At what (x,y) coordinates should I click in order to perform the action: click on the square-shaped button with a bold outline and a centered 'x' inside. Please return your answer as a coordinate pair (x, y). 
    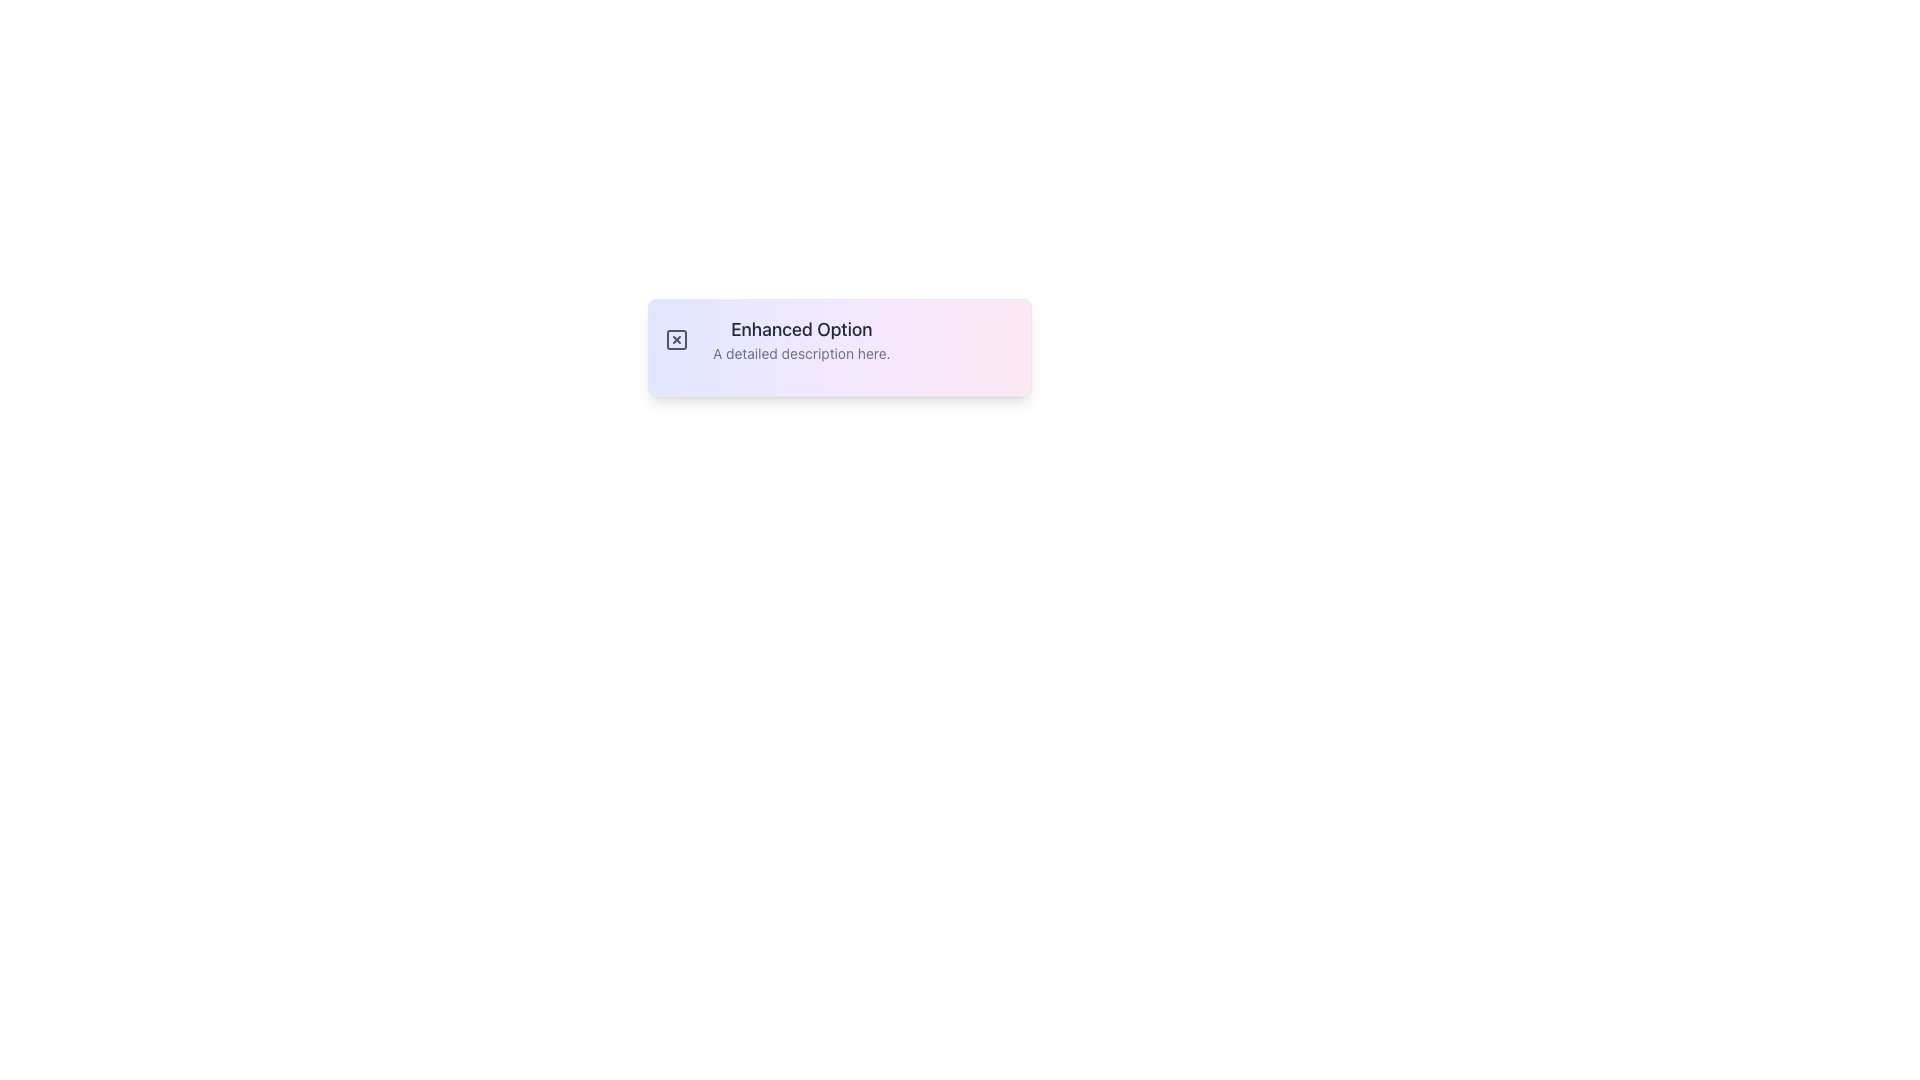
    Looking at the image, I should click on (676, 338).